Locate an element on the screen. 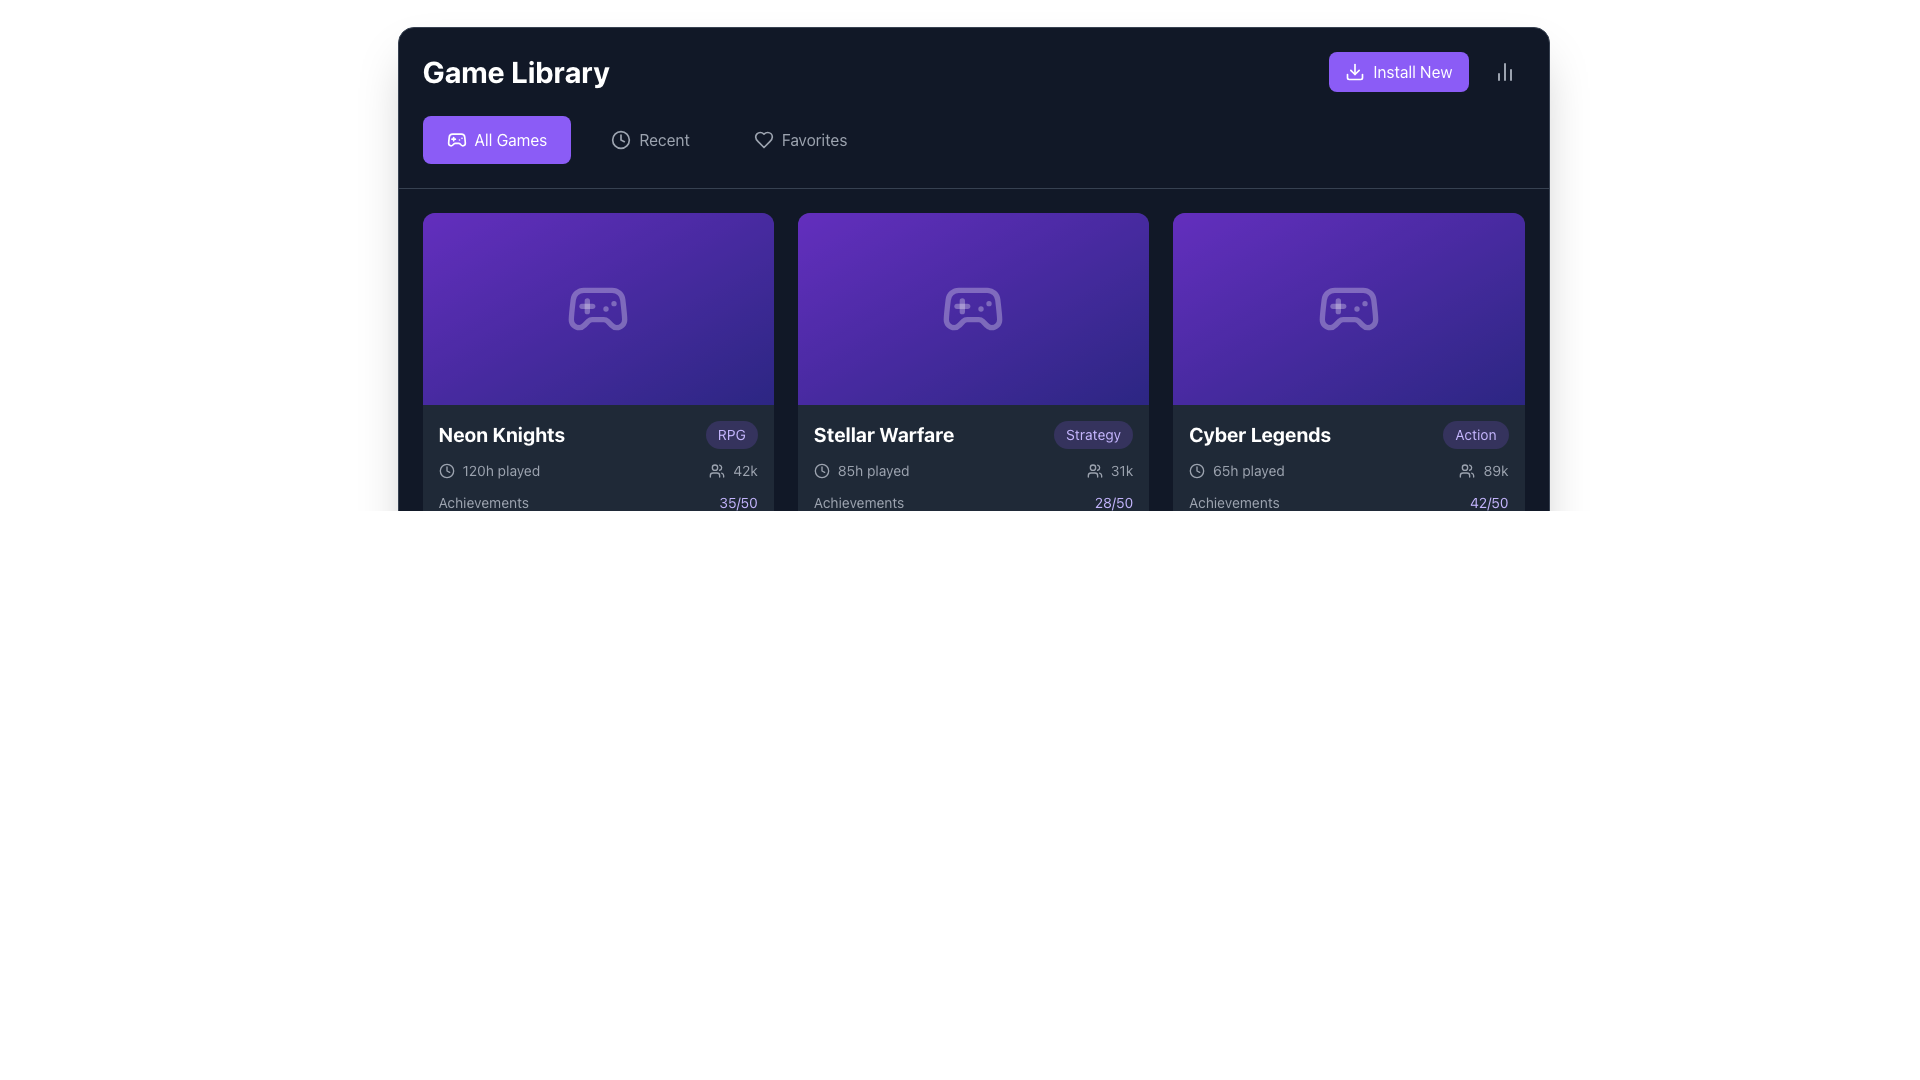 The image size is (1920, 1080). the category tag for the 'Stellar Warfare' game card located at the bottom-right corner, which provides contextual information about the game type is located at coordinates (1092, 434).